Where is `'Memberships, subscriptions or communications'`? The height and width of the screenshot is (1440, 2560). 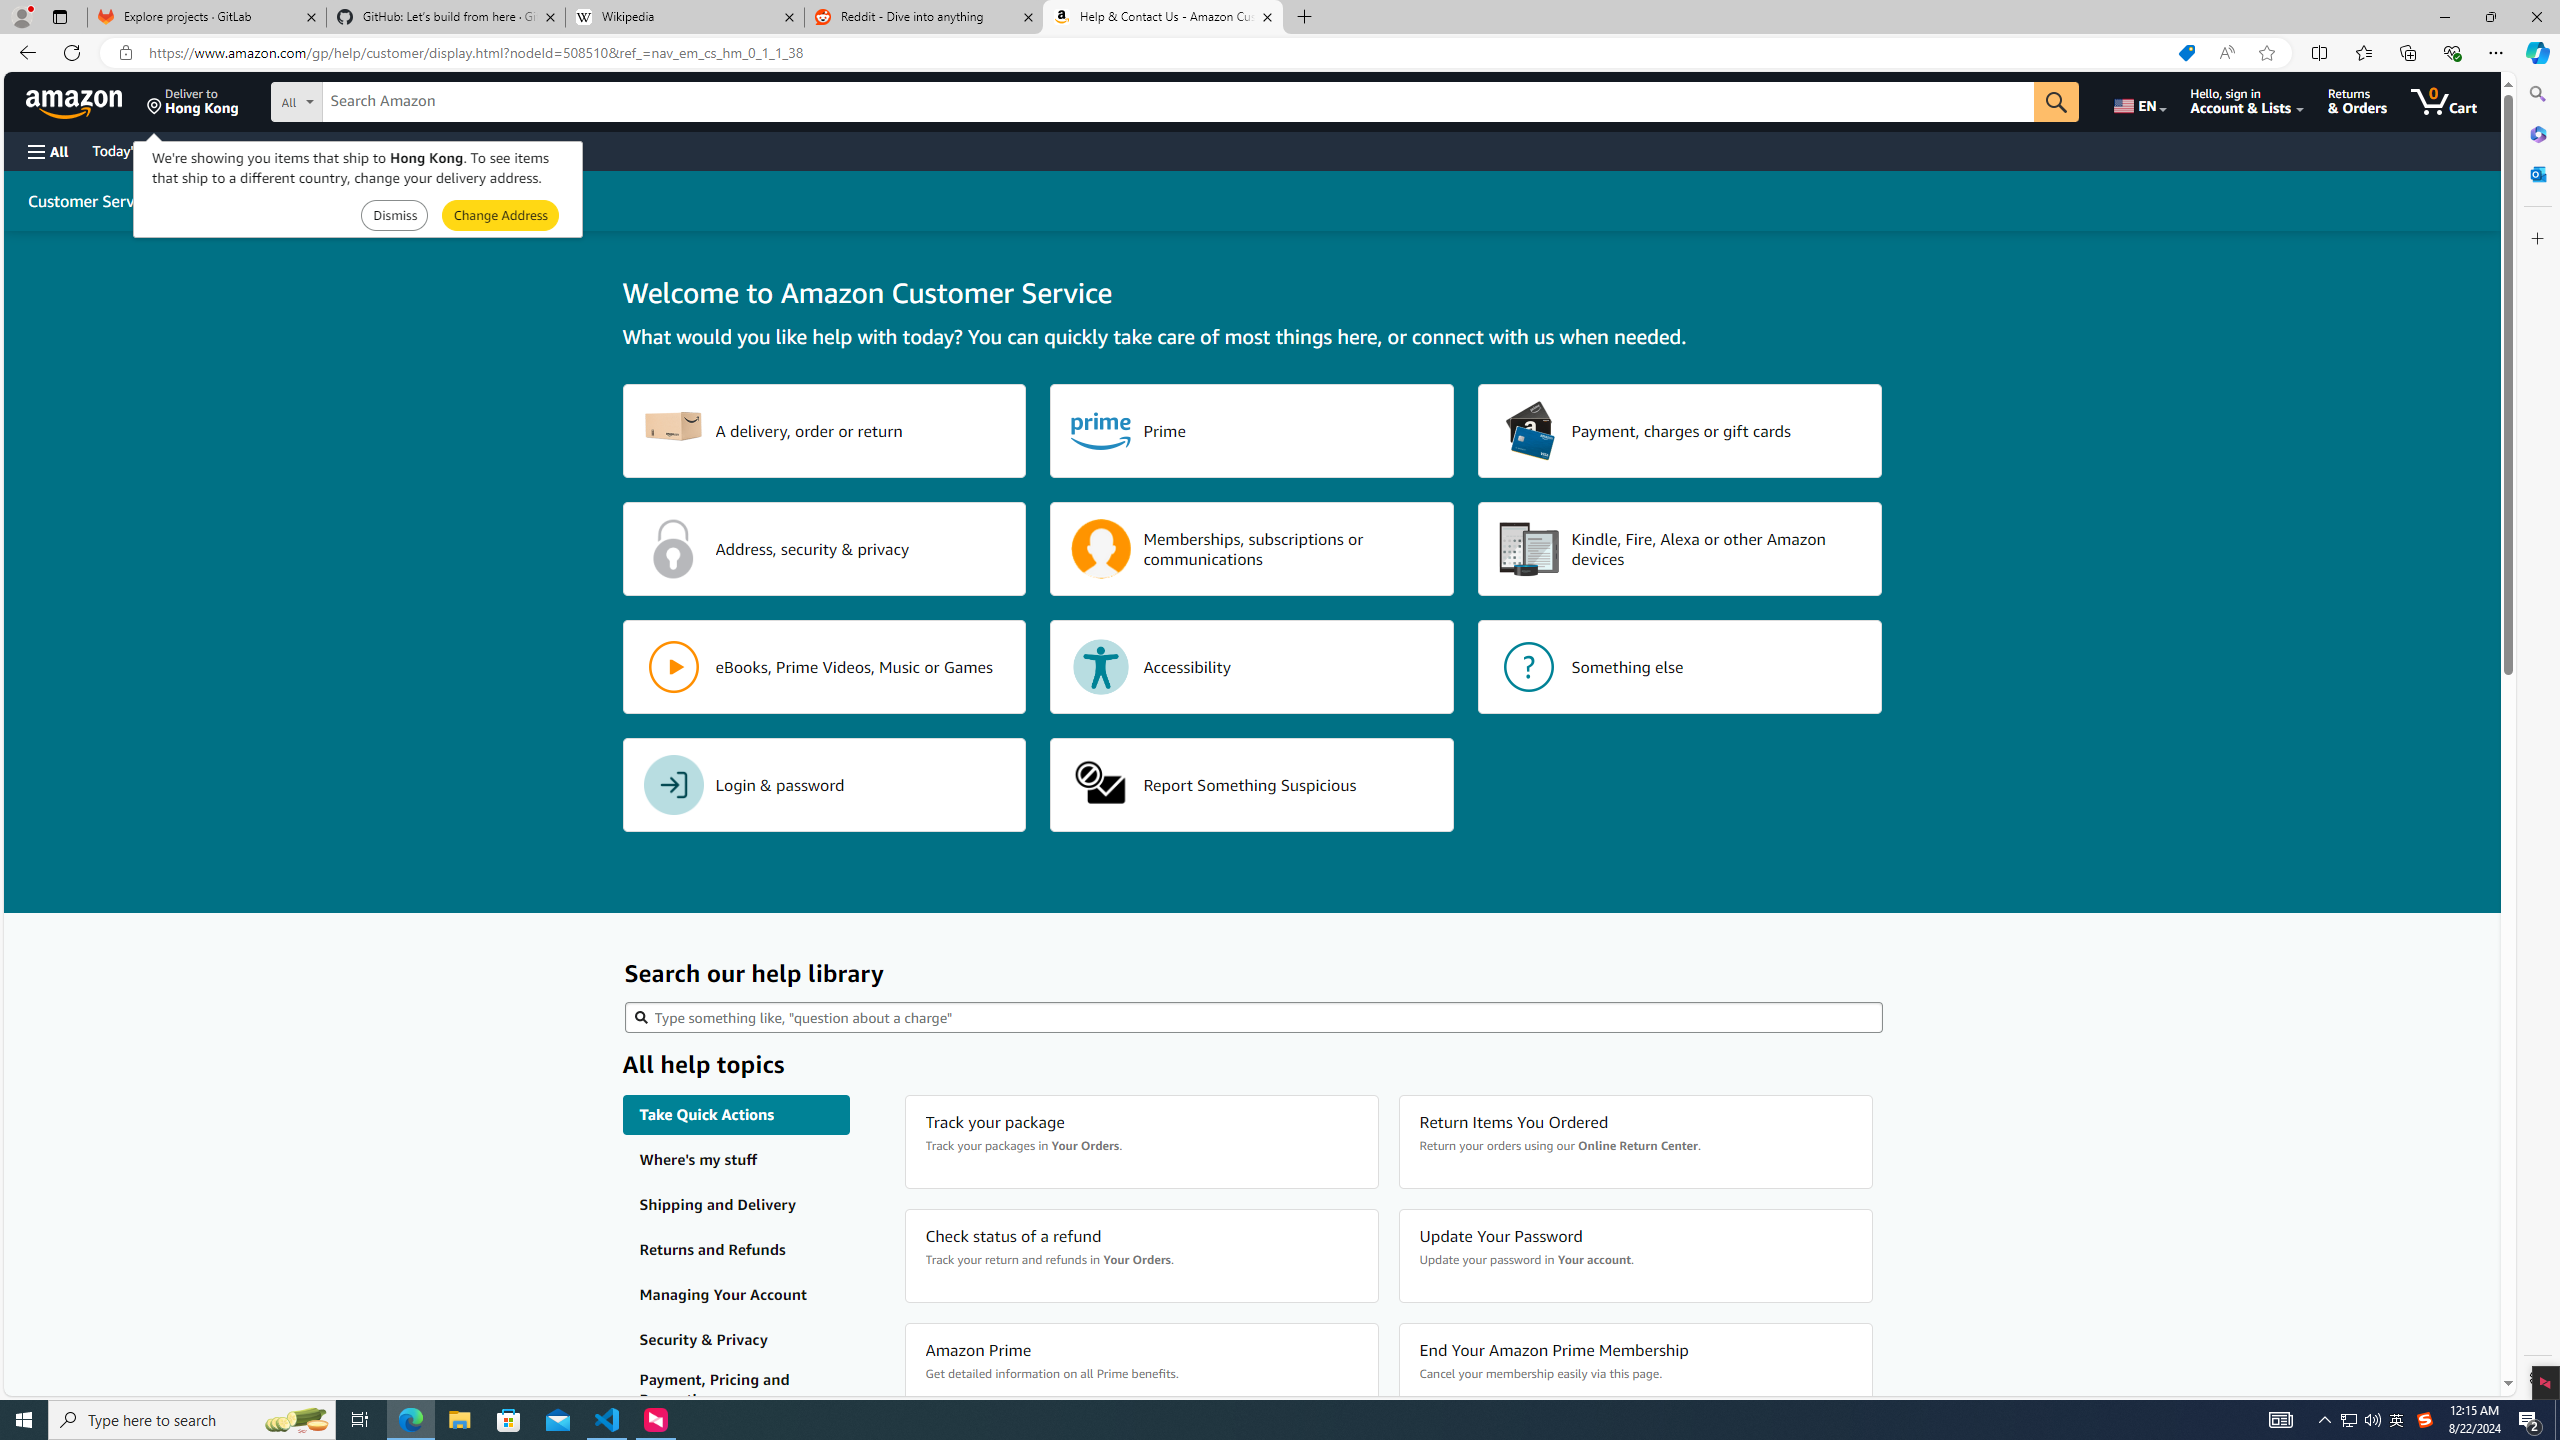
'Memberships, subscriptions or communications' is located at coordinates (1251, 548).